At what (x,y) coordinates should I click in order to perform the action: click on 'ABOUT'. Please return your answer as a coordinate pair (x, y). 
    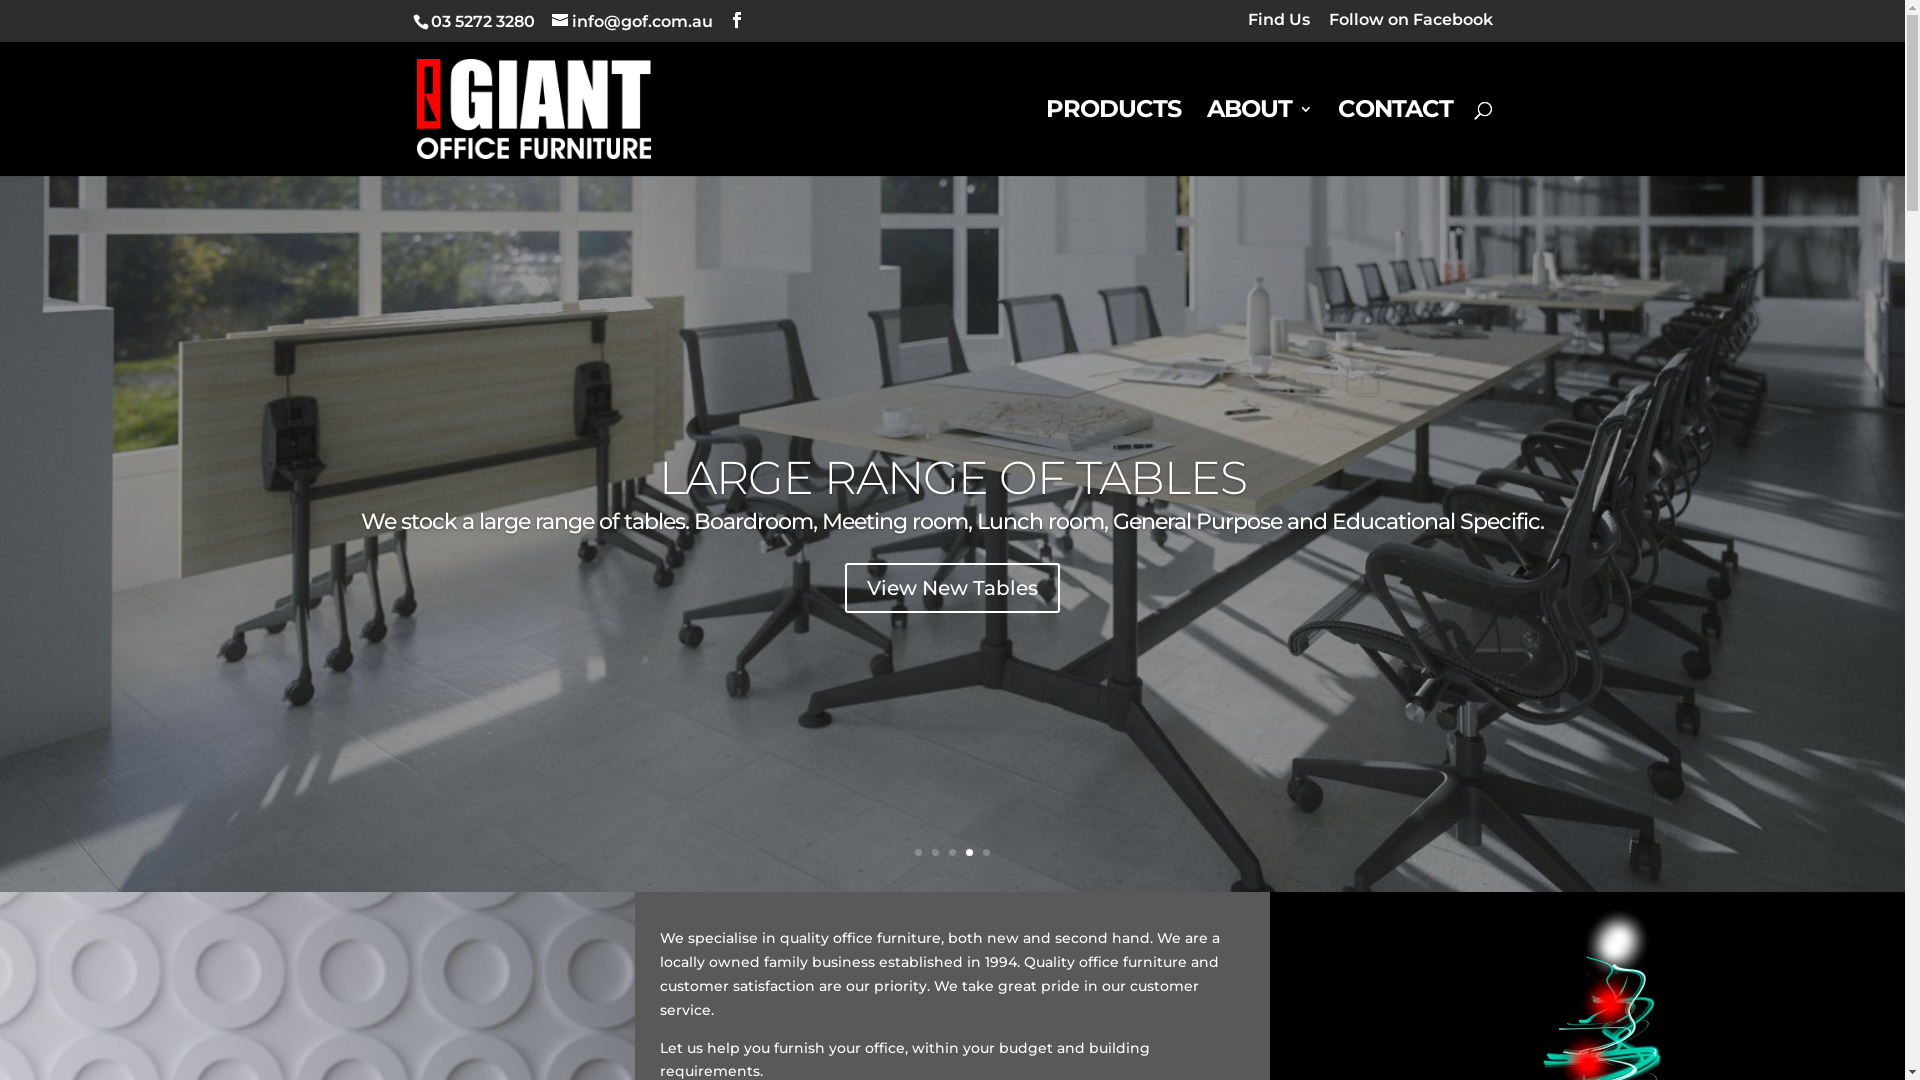
    Looking at the image, I should click on (1257, 137).